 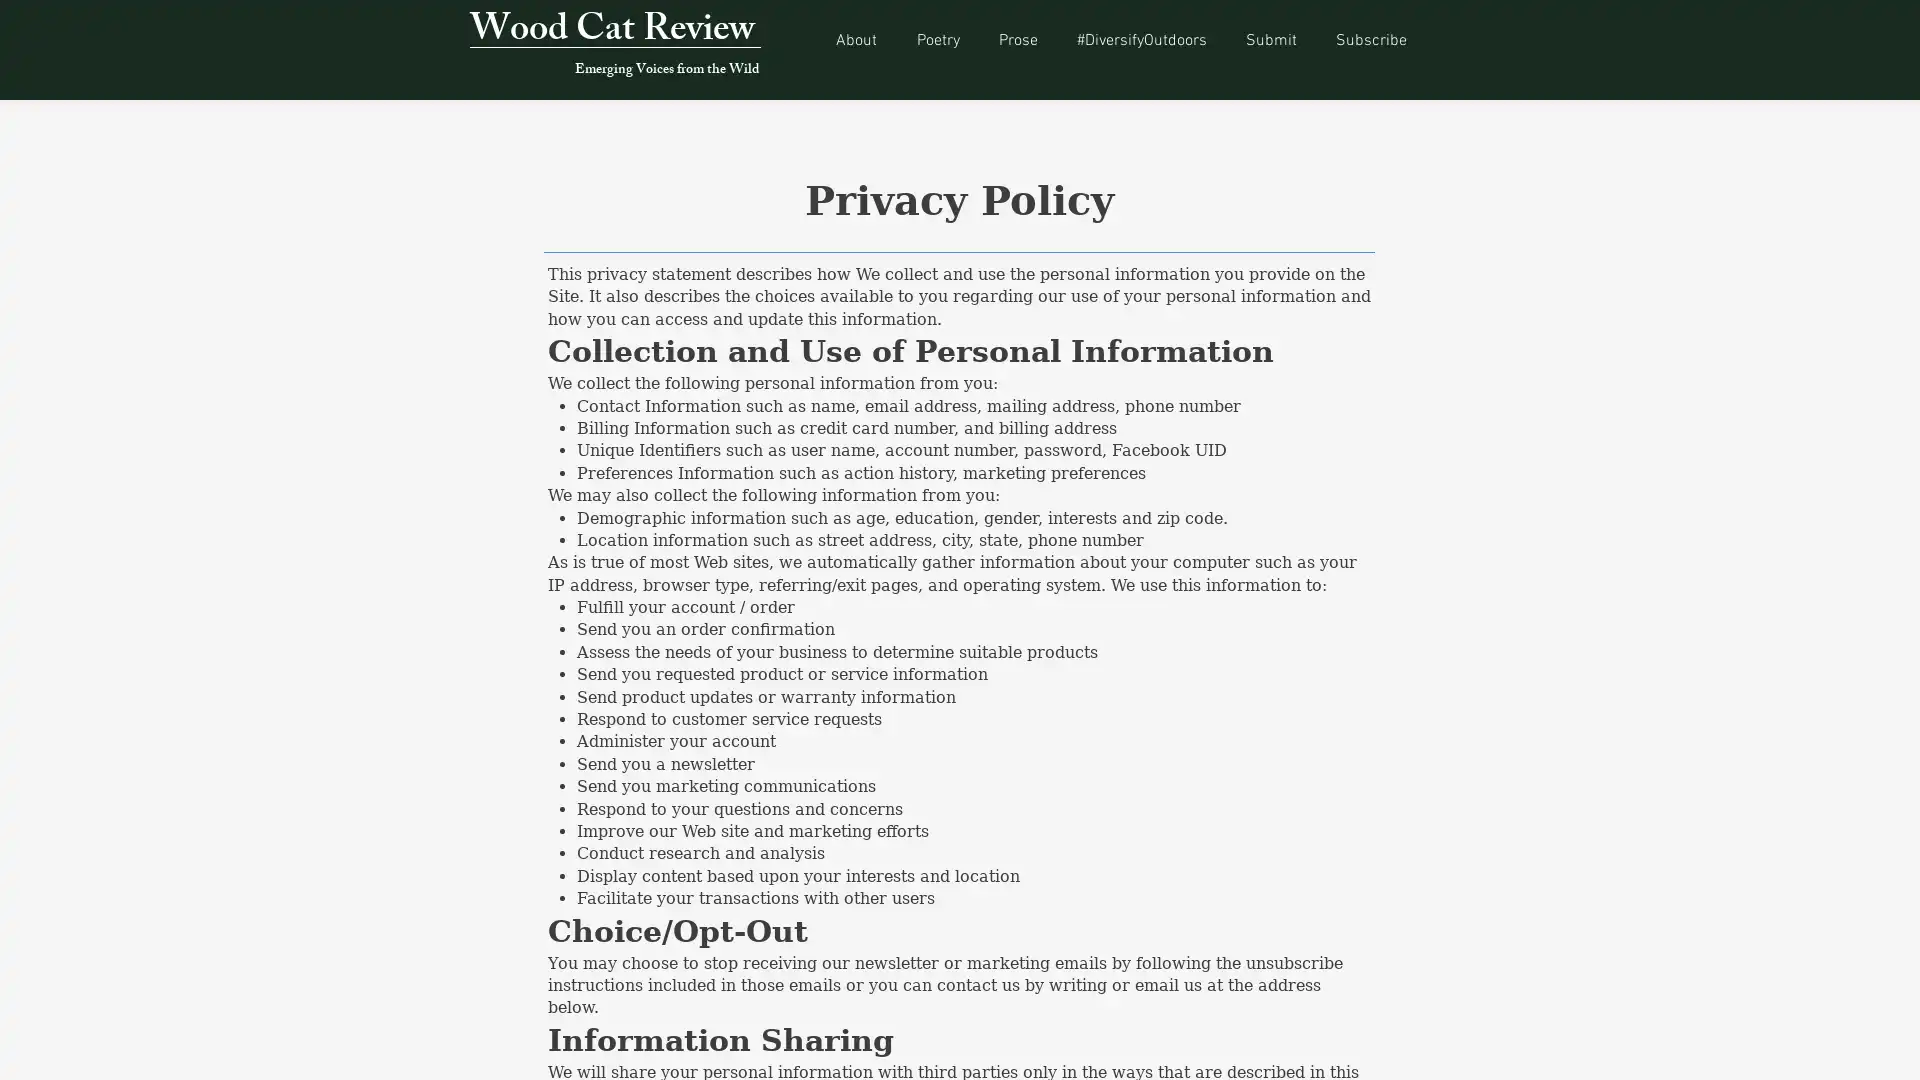 What do you see at coordinates (1830, 1047) in the screenshot?
I see `Accept` at bounding box center [1830, 1047].